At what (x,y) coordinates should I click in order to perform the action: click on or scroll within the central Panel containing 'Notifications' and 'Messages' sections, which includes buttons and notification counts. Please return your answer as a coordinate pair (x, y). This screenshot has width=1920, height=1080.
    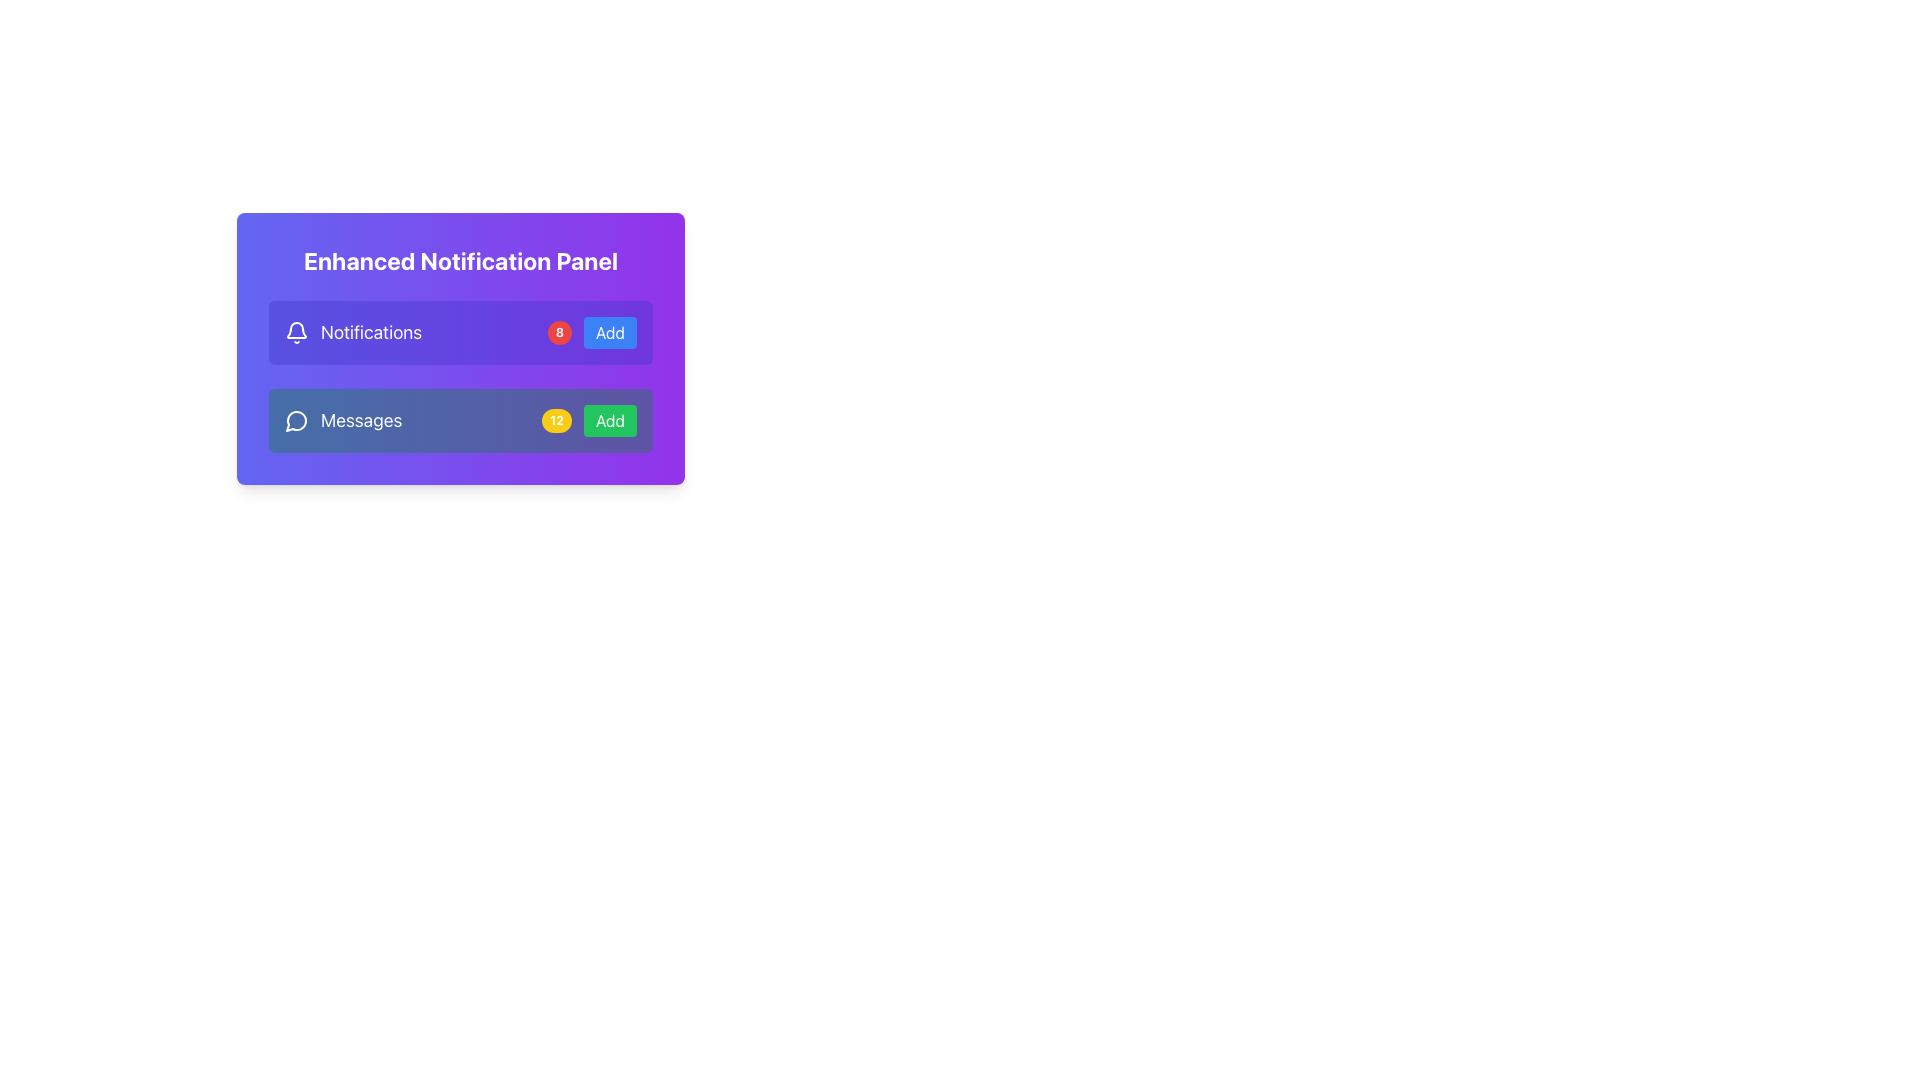
    Looking at the image, I should click on (459, 377).